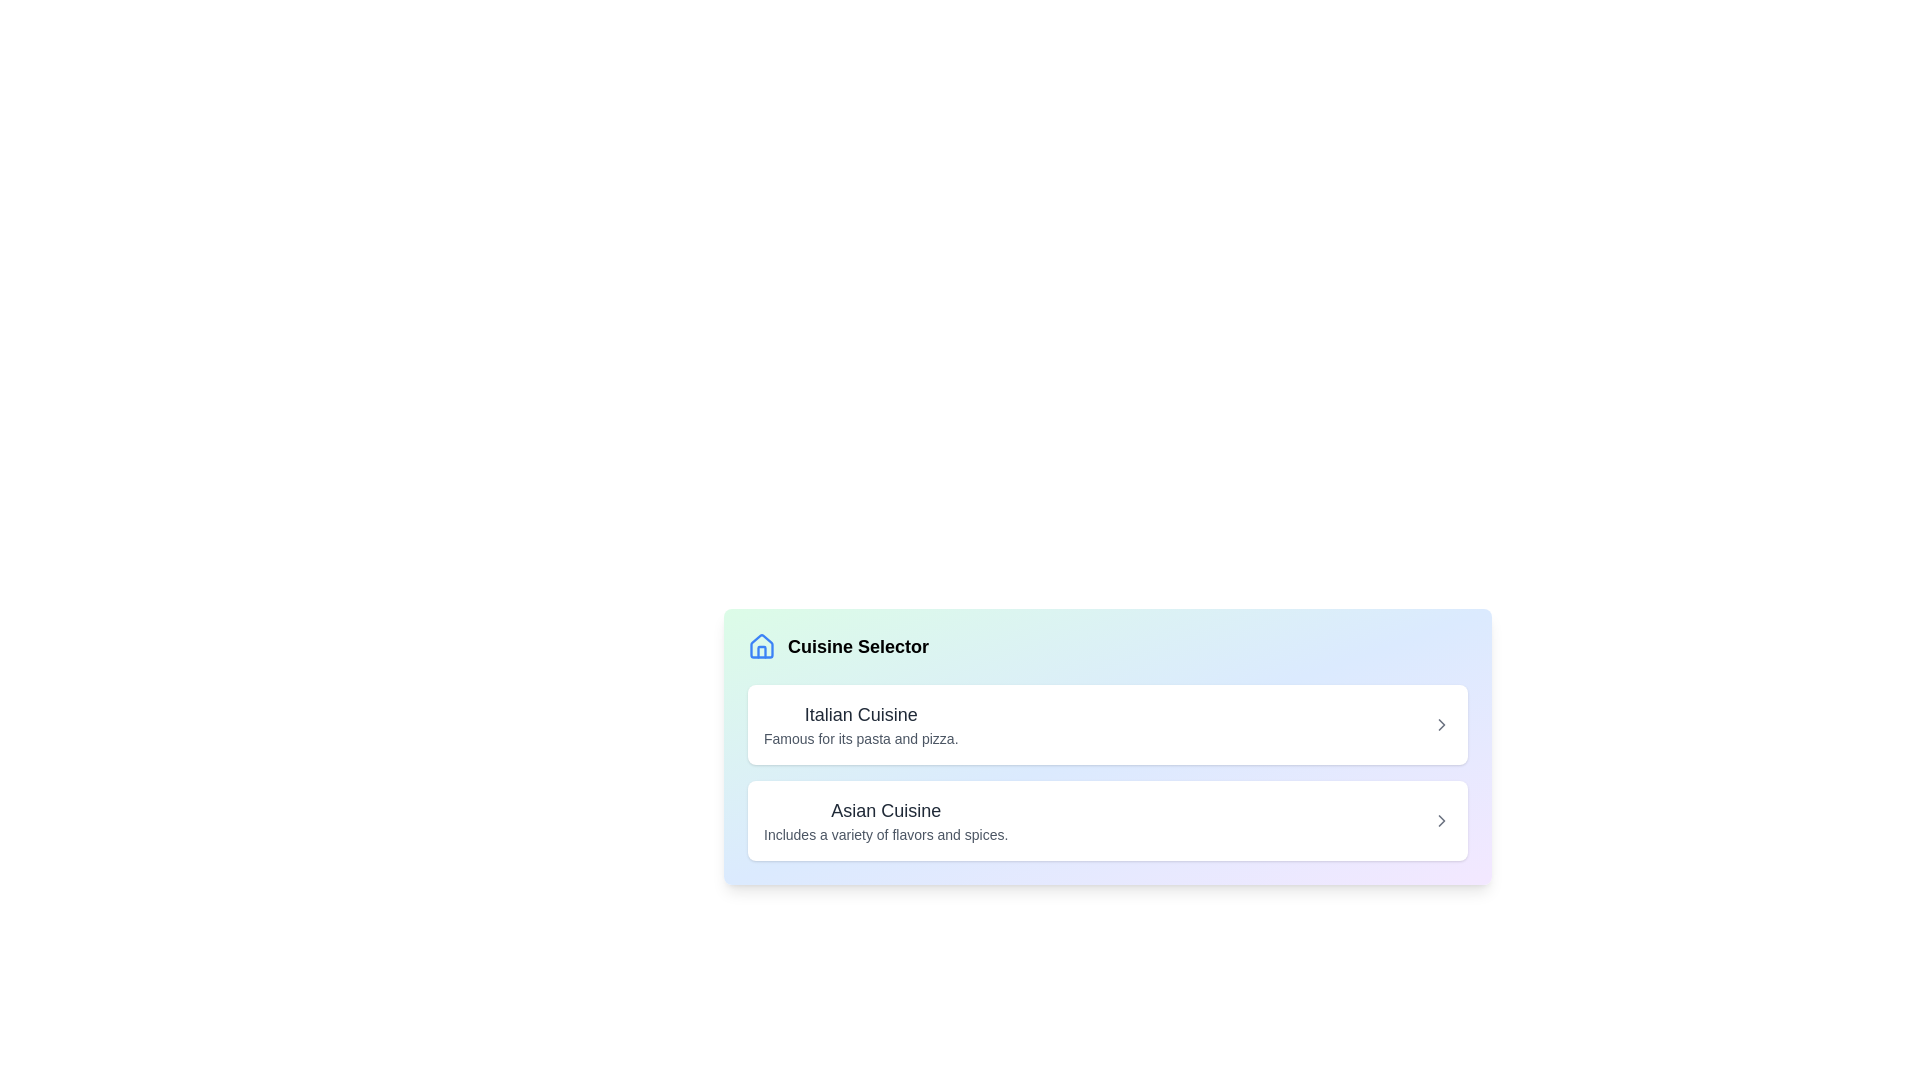 This screenshot has height=1080, width=1920. I want to click on the first selectable list item in the menu for Italian cuisine, so click(1107, 725).